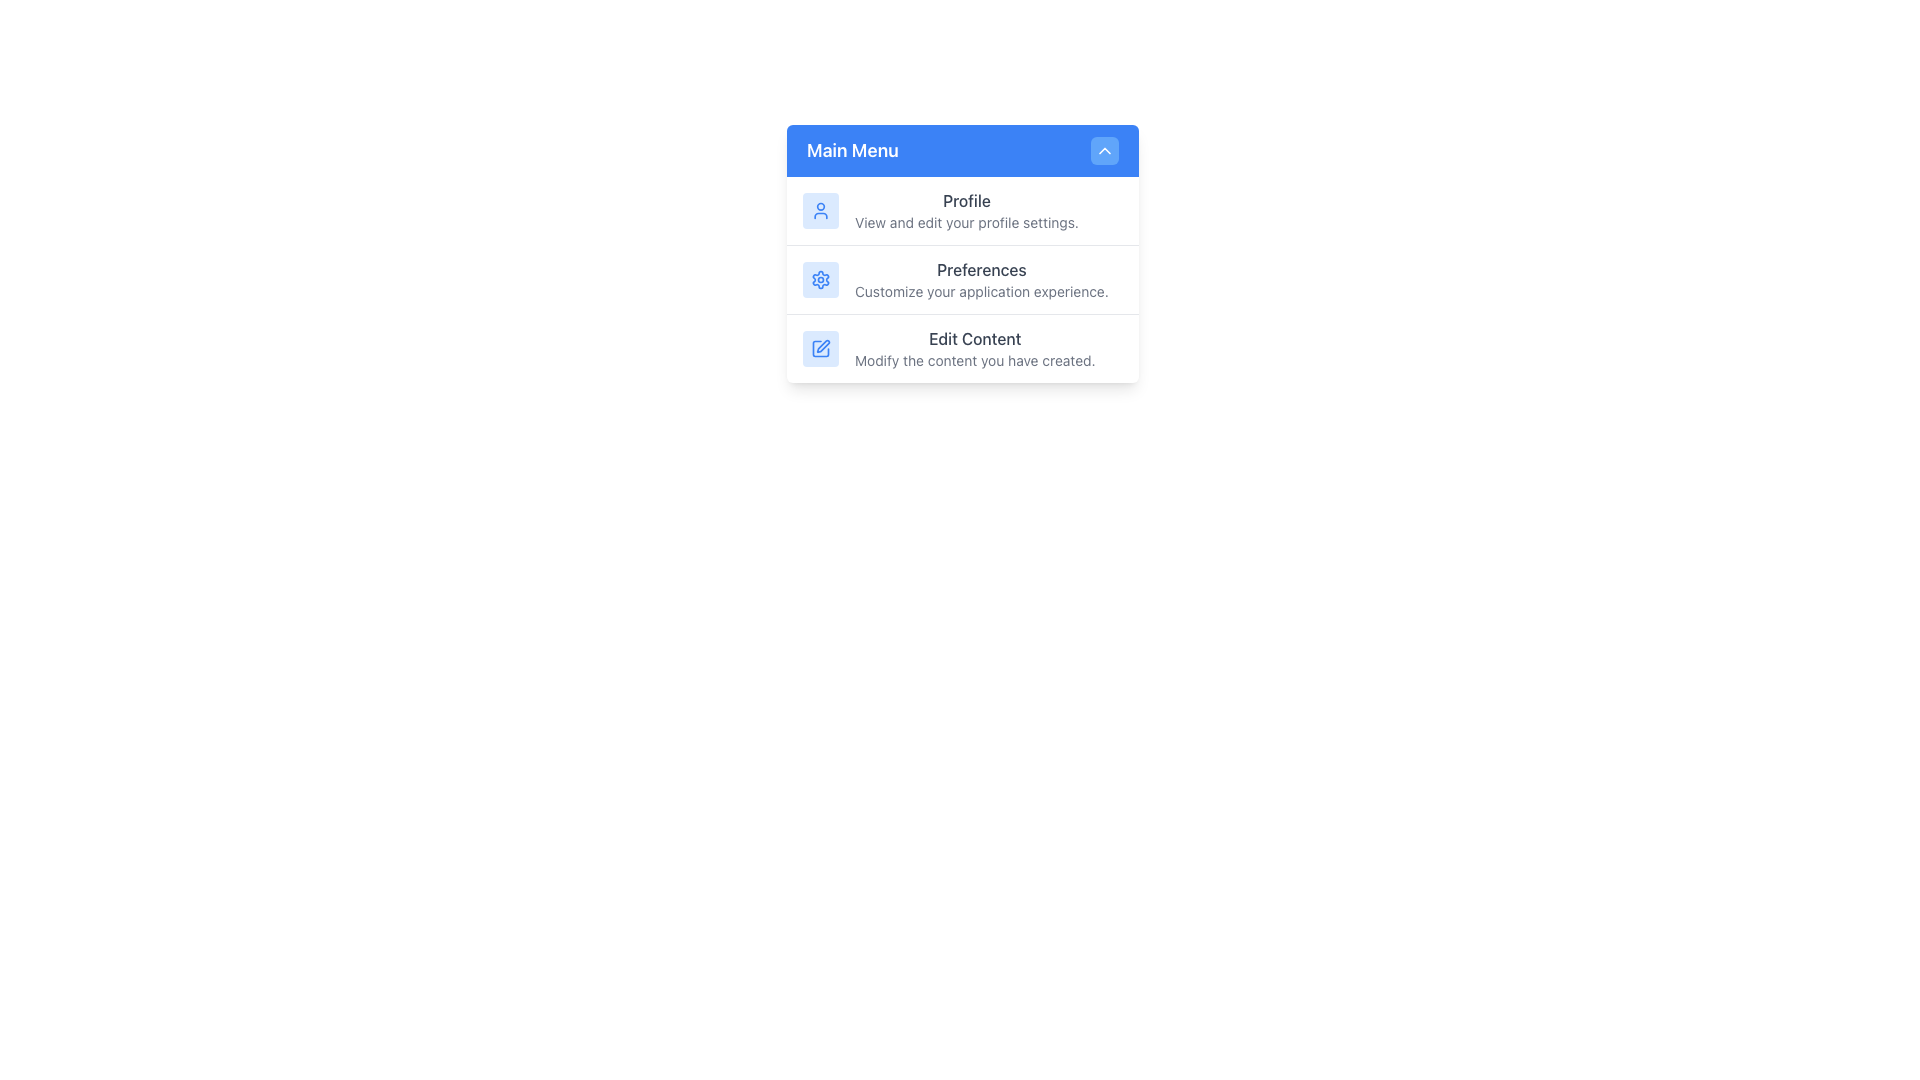  What do you see at coordinates (820, 211) in the screenshot?
I see `the blue user profile icon located at the leftmost side of the first section of the menu interface, adjacent to the heading 'Profile'` at bounding box center [820, 211].